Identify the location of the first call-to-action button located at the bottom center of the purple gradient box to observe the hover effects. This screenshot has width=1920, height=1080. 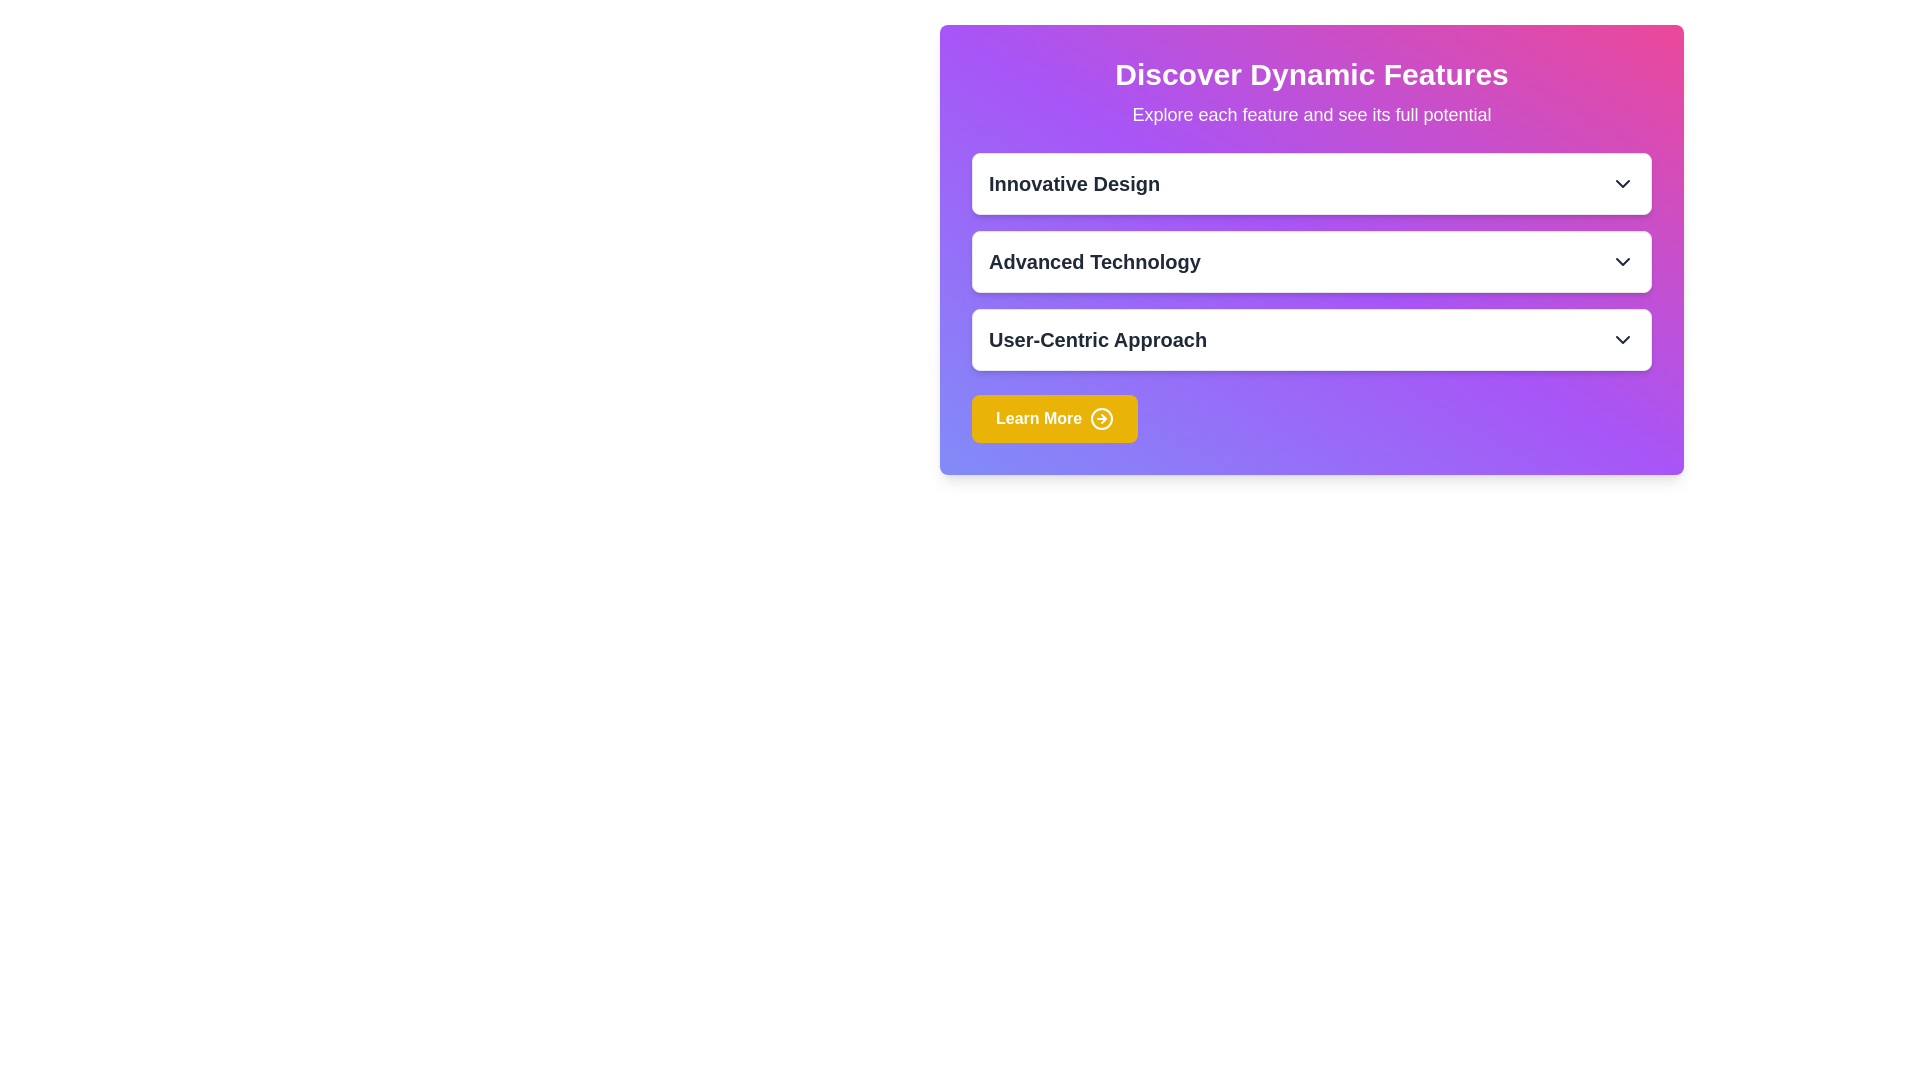
(1054, 418).